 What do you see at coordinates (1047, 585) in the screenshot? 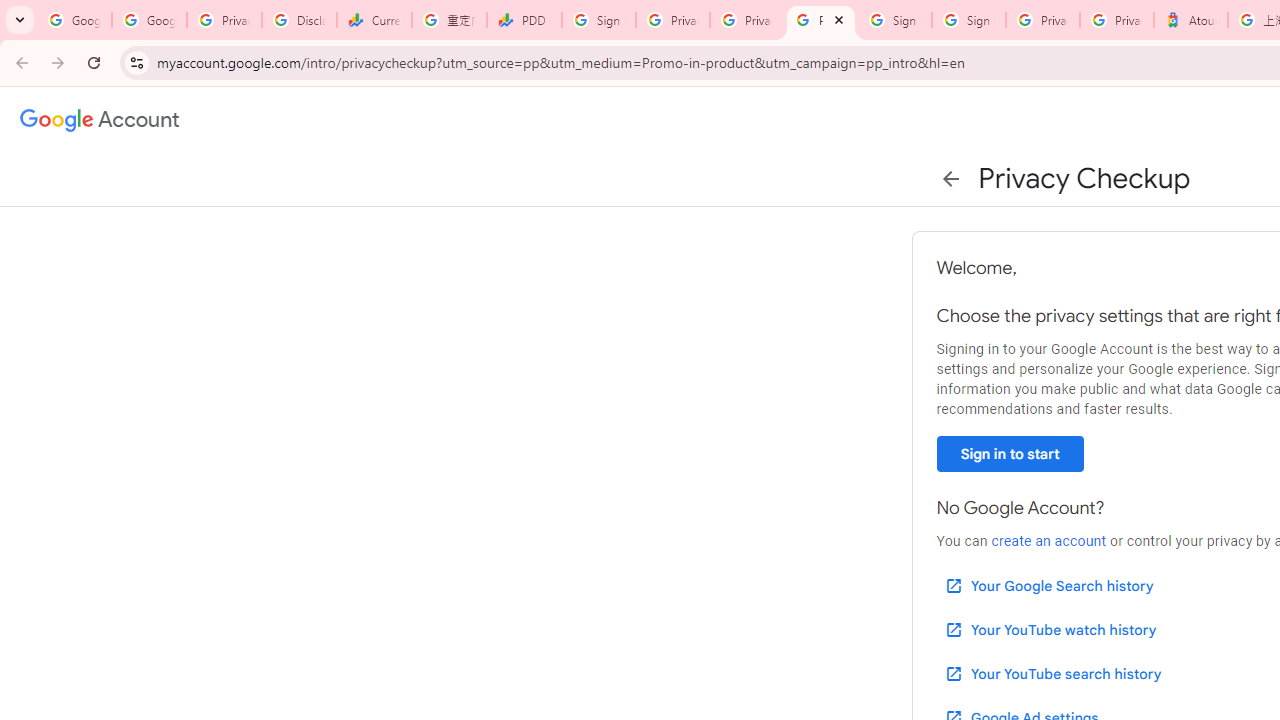
I see `'Your Google Search history'` at bounding box center [1047, 585].